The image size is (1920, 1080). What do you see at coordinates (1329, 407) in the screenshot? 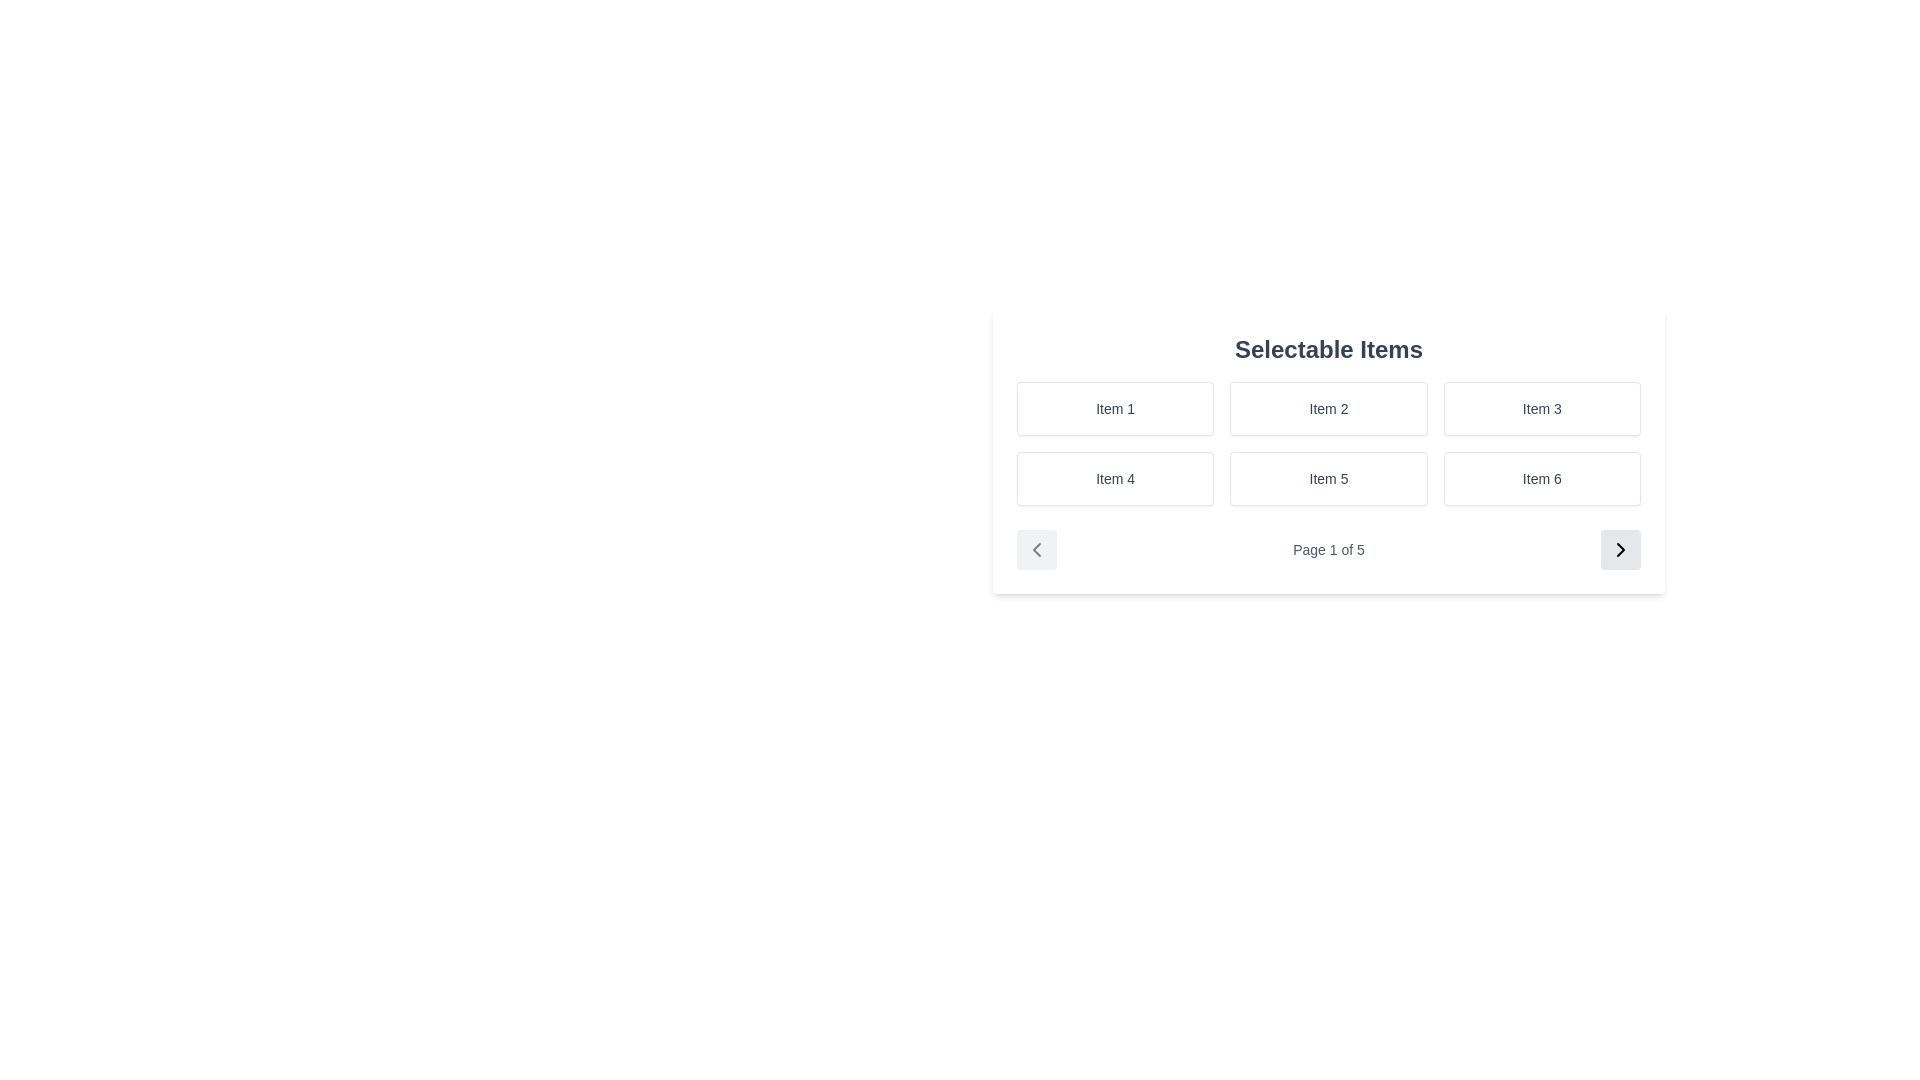
I see `the button-like selectable item labeled 'Item 2'` at bounding box center [1329, 407].